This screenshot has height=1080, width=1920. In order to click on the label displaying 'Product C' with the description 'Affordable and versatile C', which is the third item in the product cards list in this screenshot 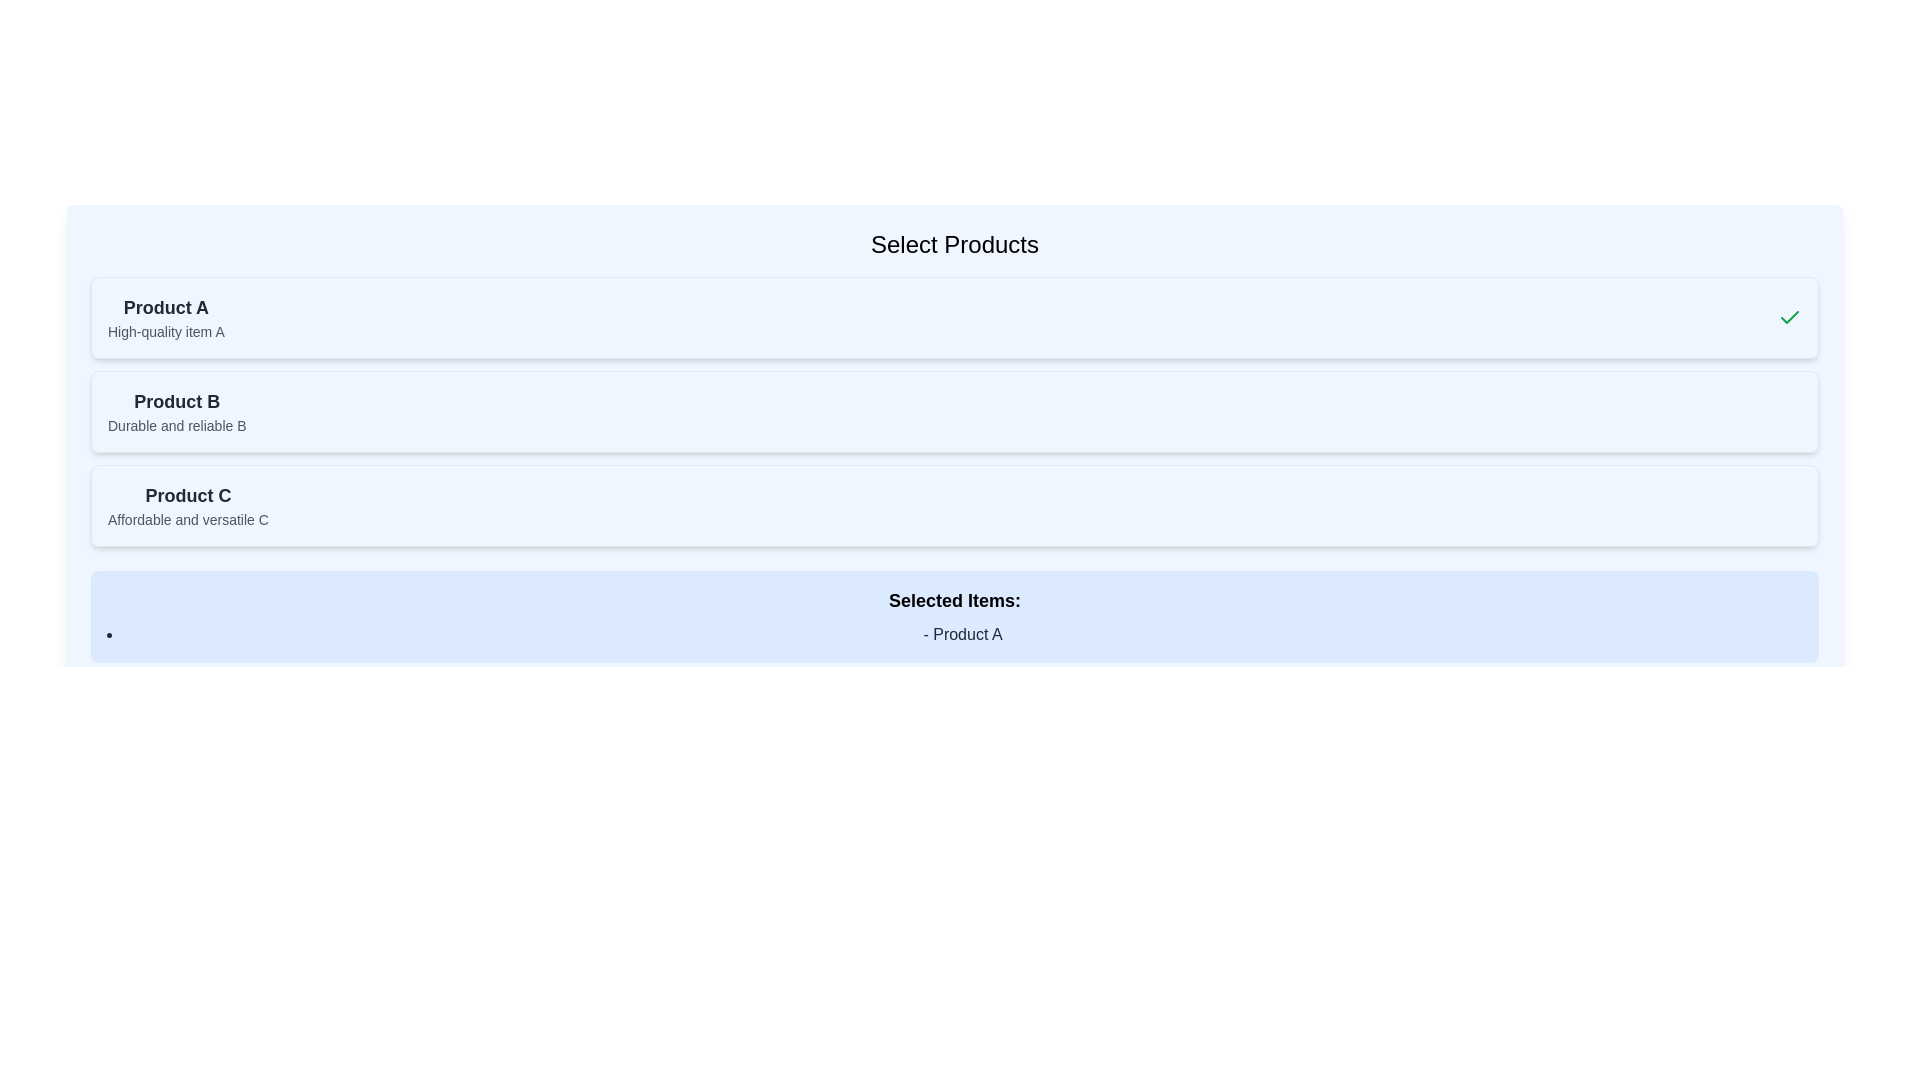, I will do `click(188, 504)`.